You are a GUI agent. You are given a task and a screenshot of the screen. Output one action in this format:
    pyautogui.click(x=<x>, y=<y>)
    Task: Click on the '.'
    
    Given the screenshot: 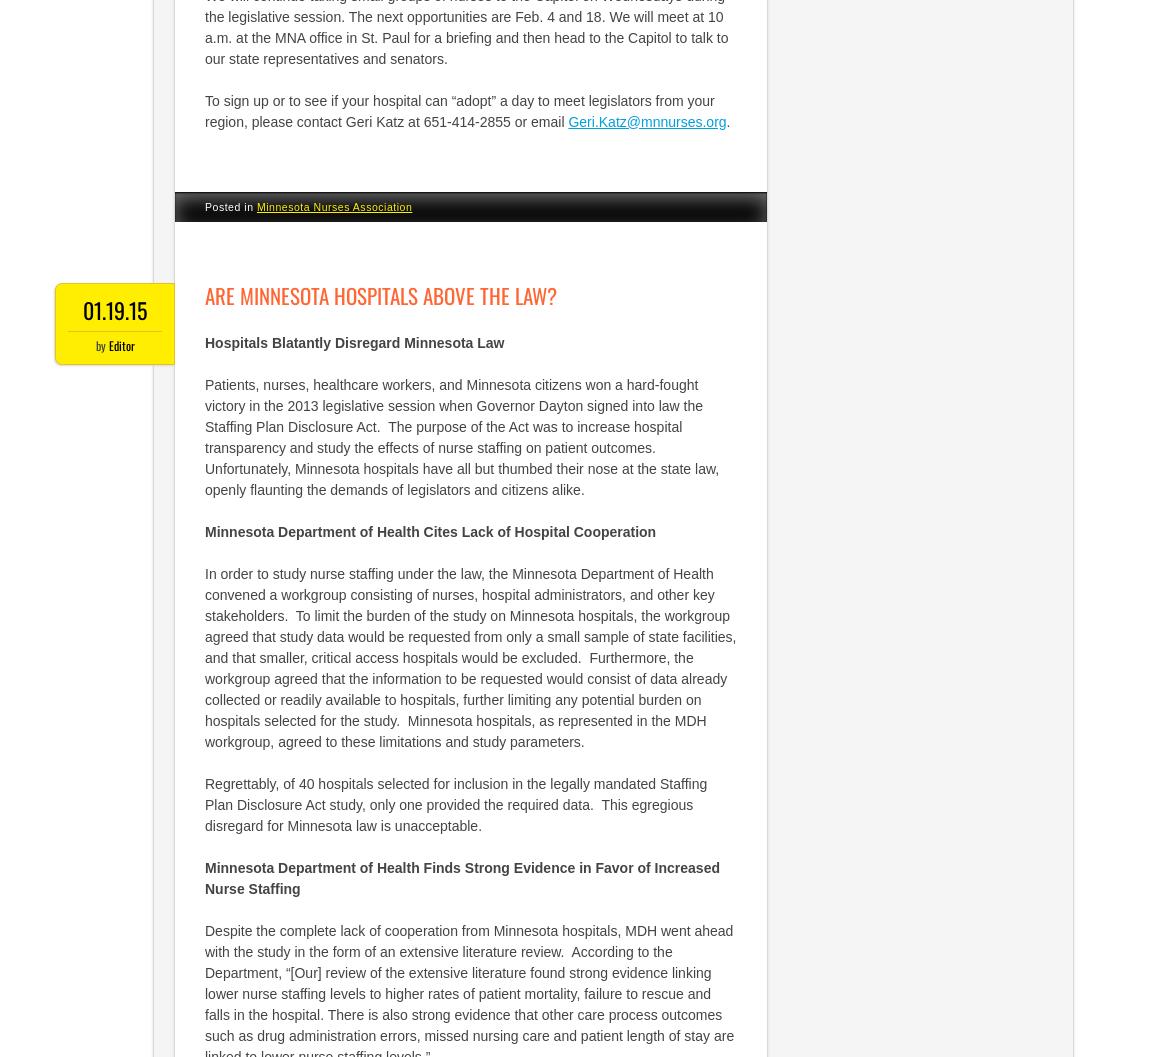 What is the action you would take?
    pyautogui.click(x=726, y=120)
    